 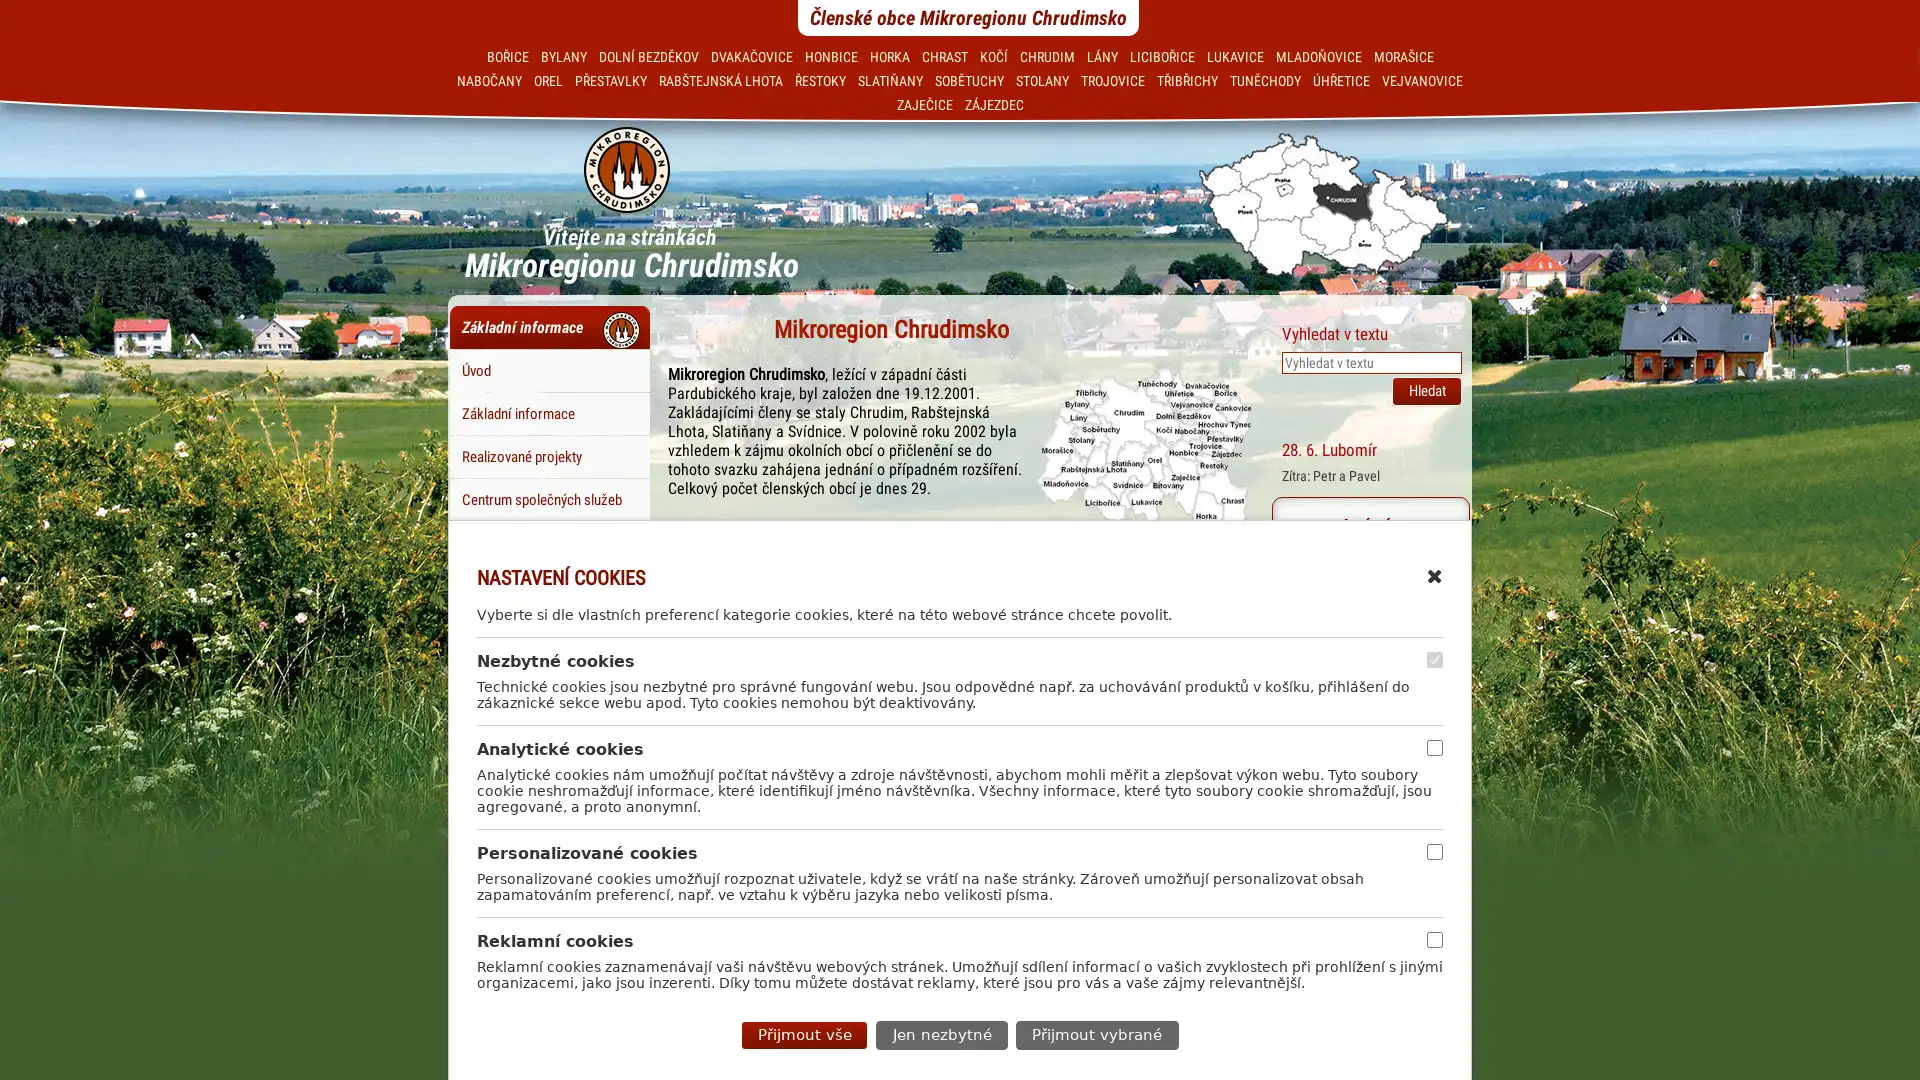 What do you see at coordinates (940, 1034) in the screenshot?
I see `Jen nezbytne` at bounding box center [940, 1034].